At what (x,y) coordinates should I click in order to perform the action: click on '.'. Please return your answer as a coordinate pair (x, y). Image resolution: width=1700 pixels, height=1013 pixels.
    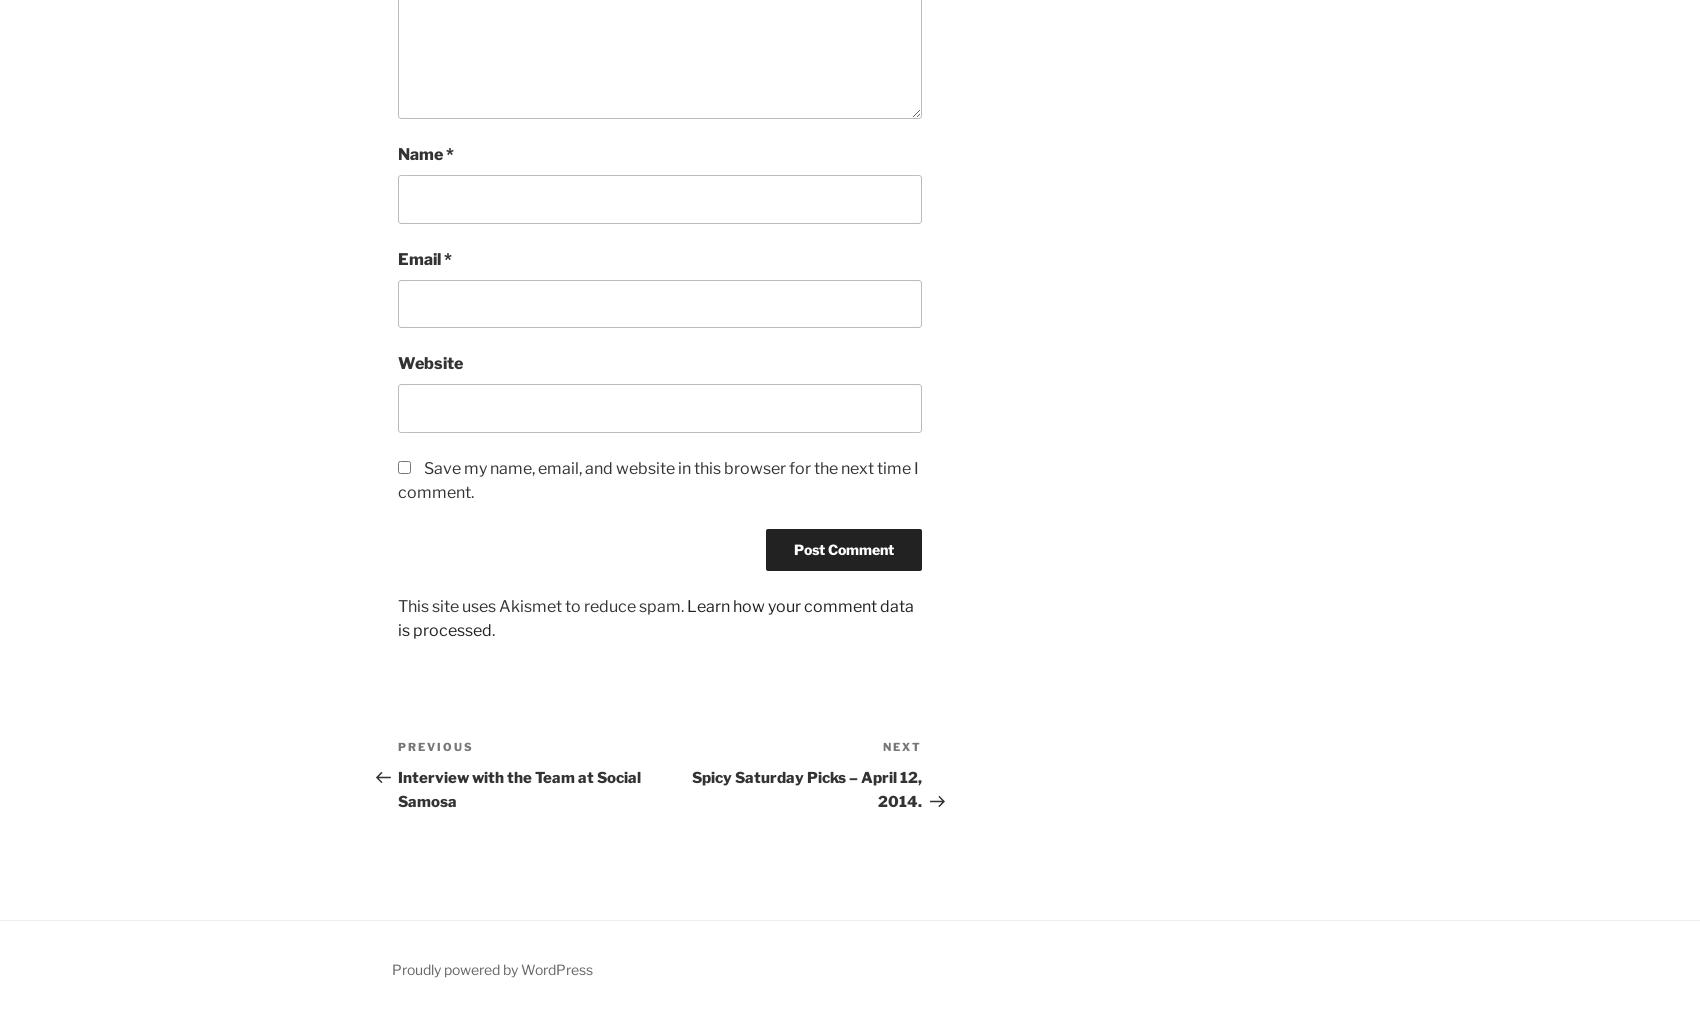
    Looking at the image, I should click on (493, 628).